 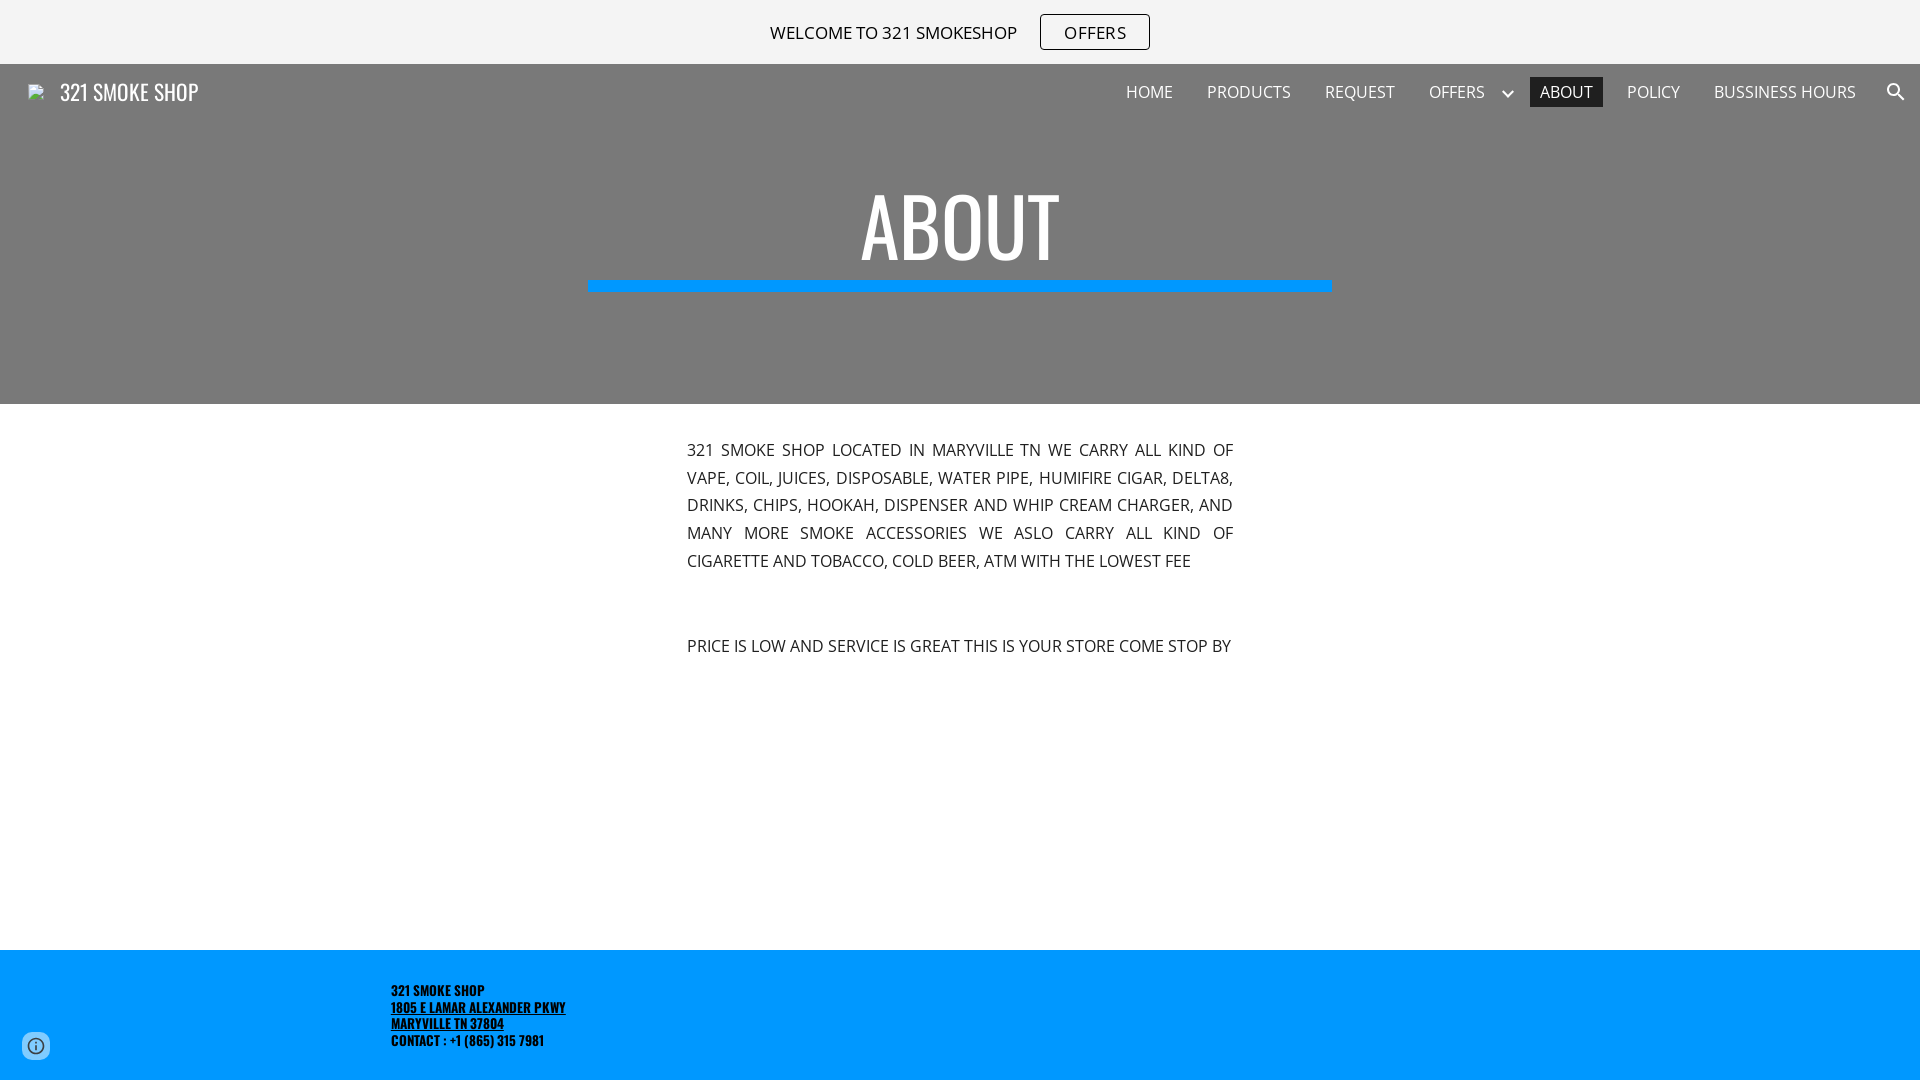 I want to click on 'Expand/Collapse', so click(x=1507, y=92).